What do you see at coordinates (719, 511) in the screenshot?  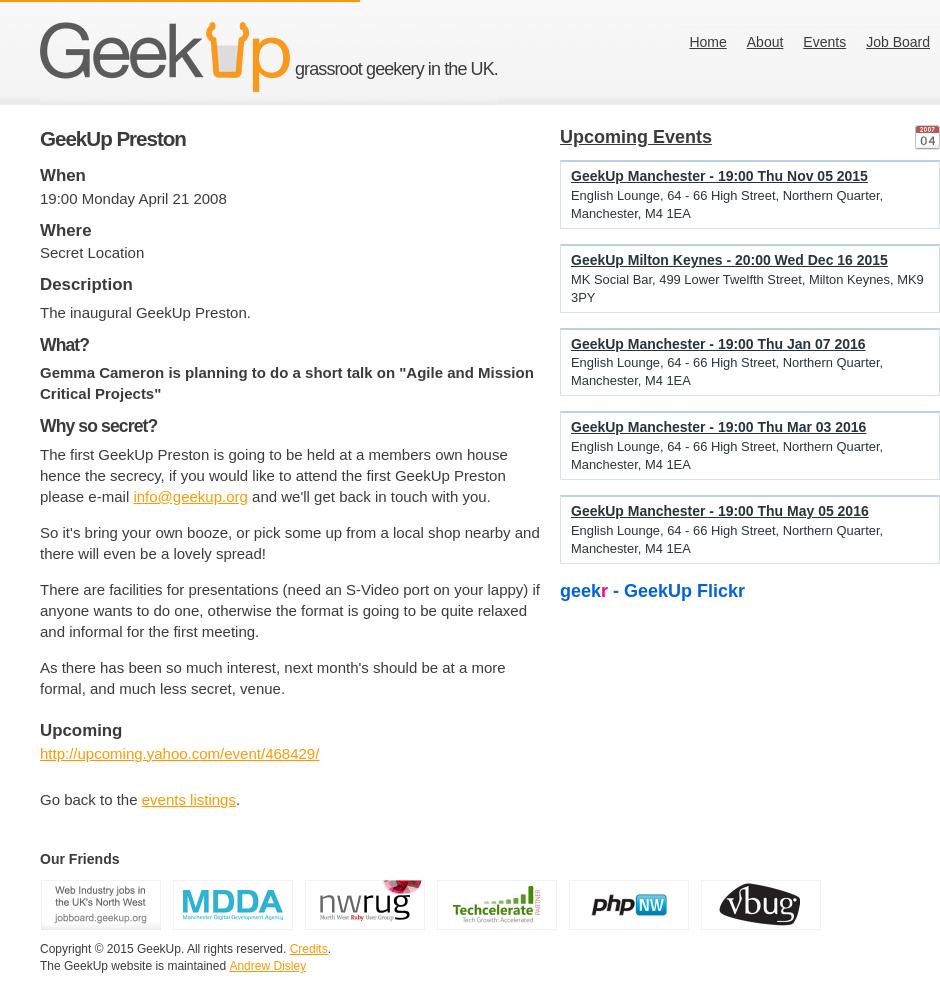 I see `'GeekUp Manchester - 19:00 Thu May 05 2016'` at bounding box center [719, 511].